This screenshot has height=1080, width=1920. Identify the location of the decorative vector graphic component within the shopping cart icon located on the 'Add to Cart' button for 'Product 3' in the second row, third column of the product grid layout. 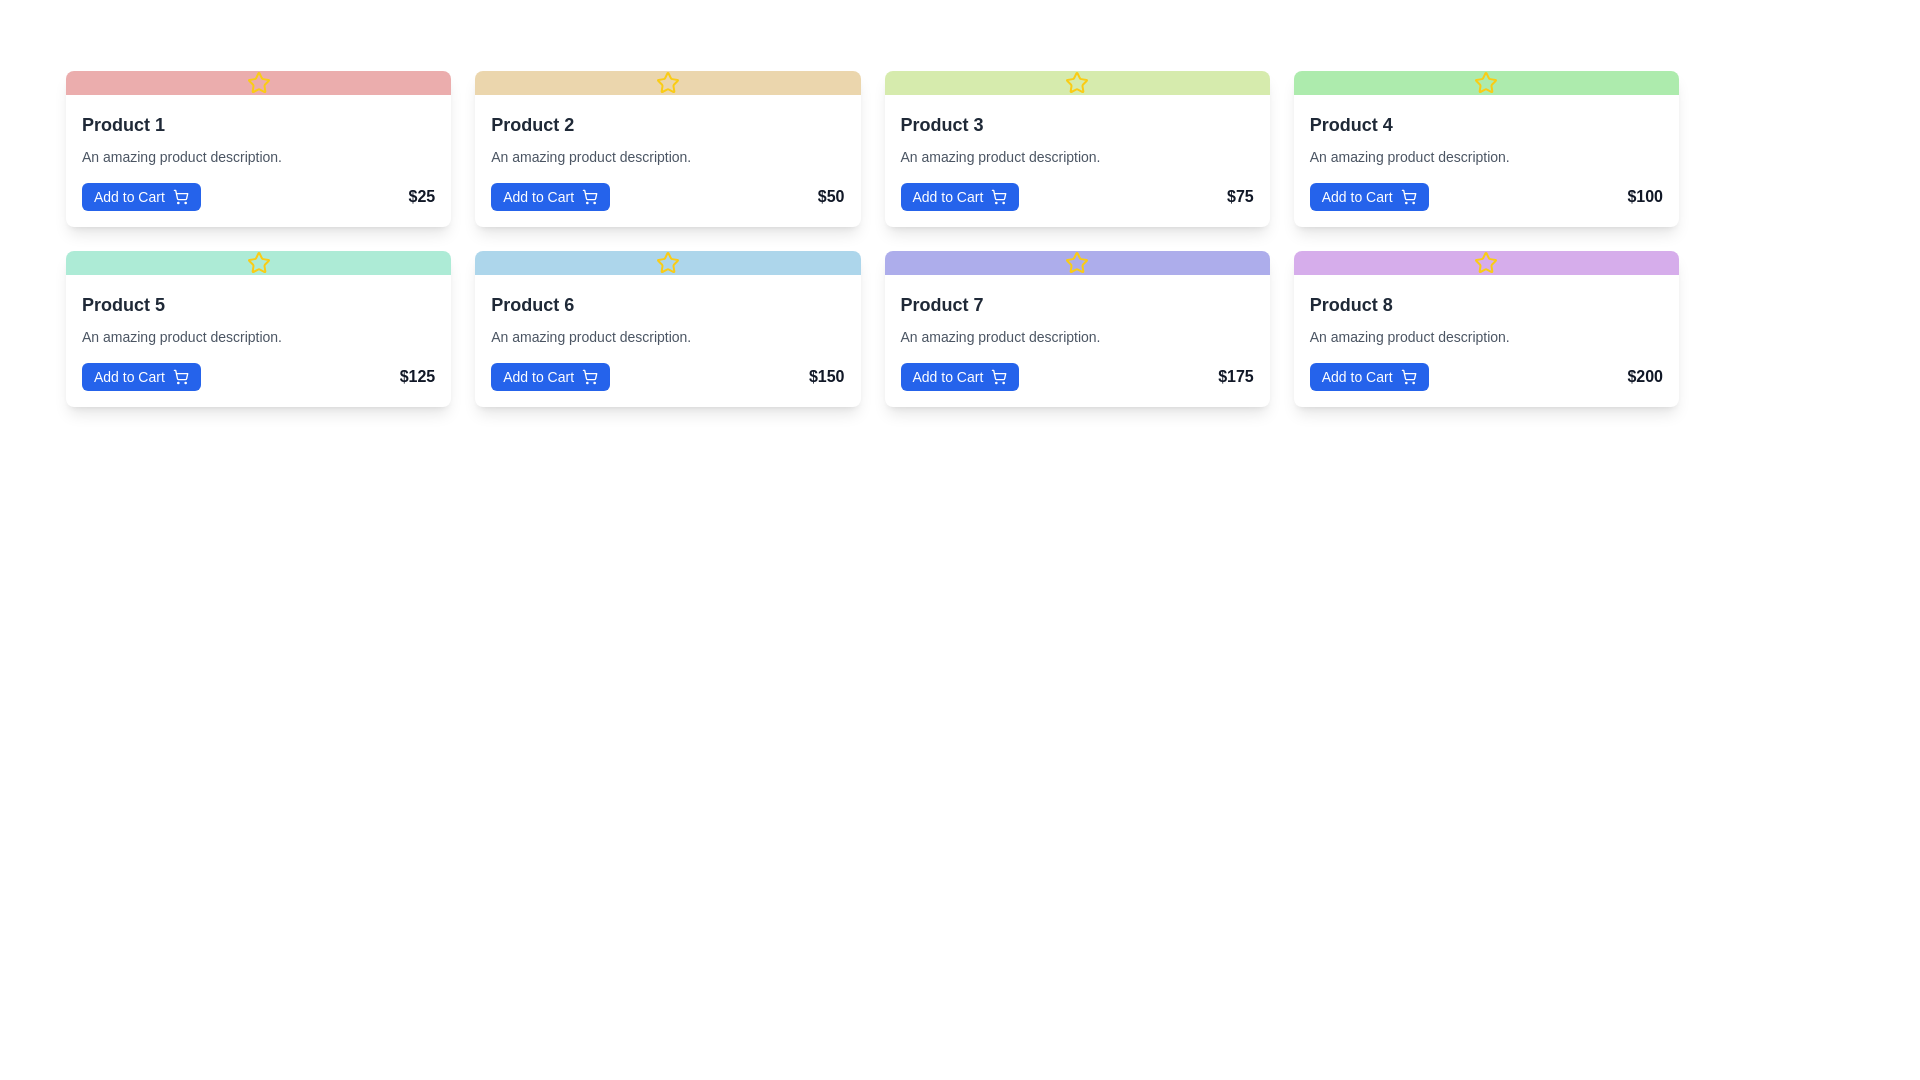
(999, 195).